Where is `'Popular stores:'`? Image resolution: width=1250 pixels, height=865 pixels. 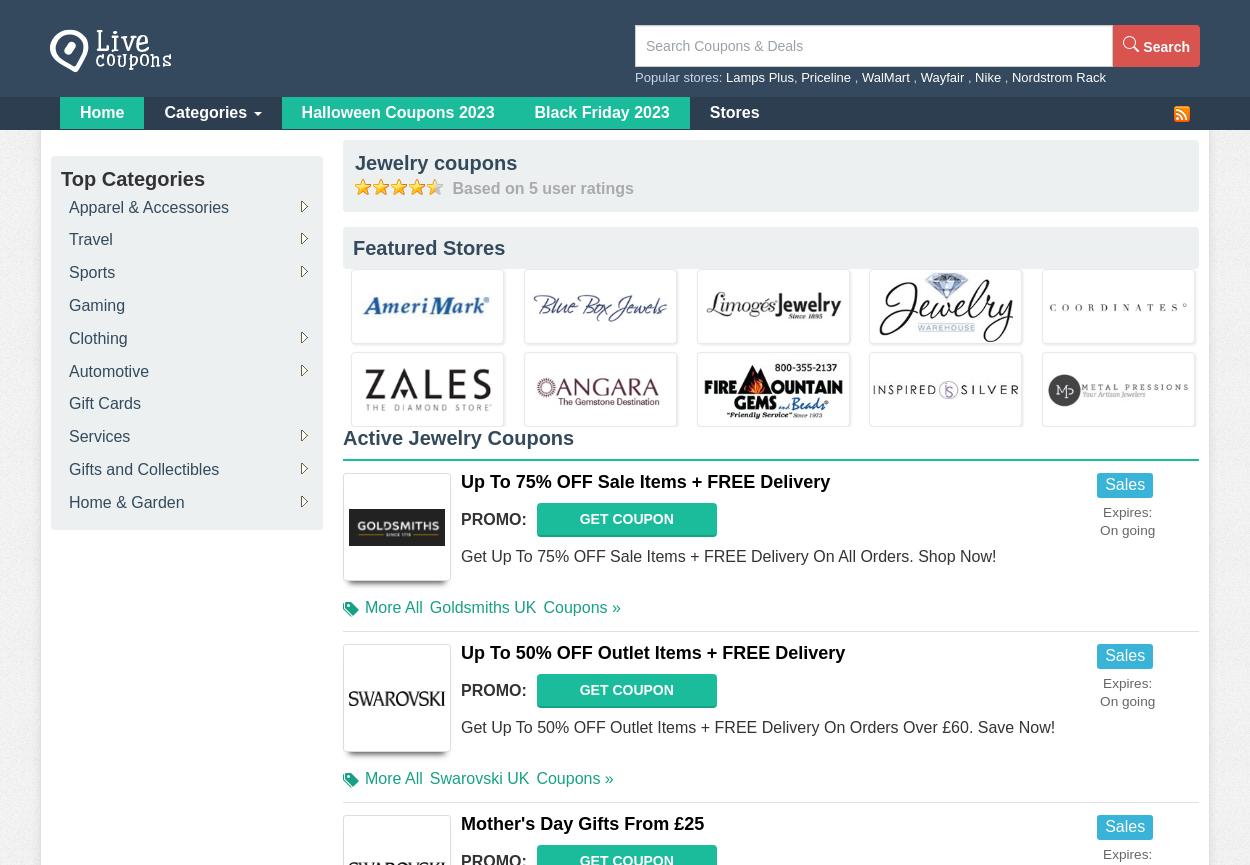
'Popular stores:' is located at coordinates (680, 77).